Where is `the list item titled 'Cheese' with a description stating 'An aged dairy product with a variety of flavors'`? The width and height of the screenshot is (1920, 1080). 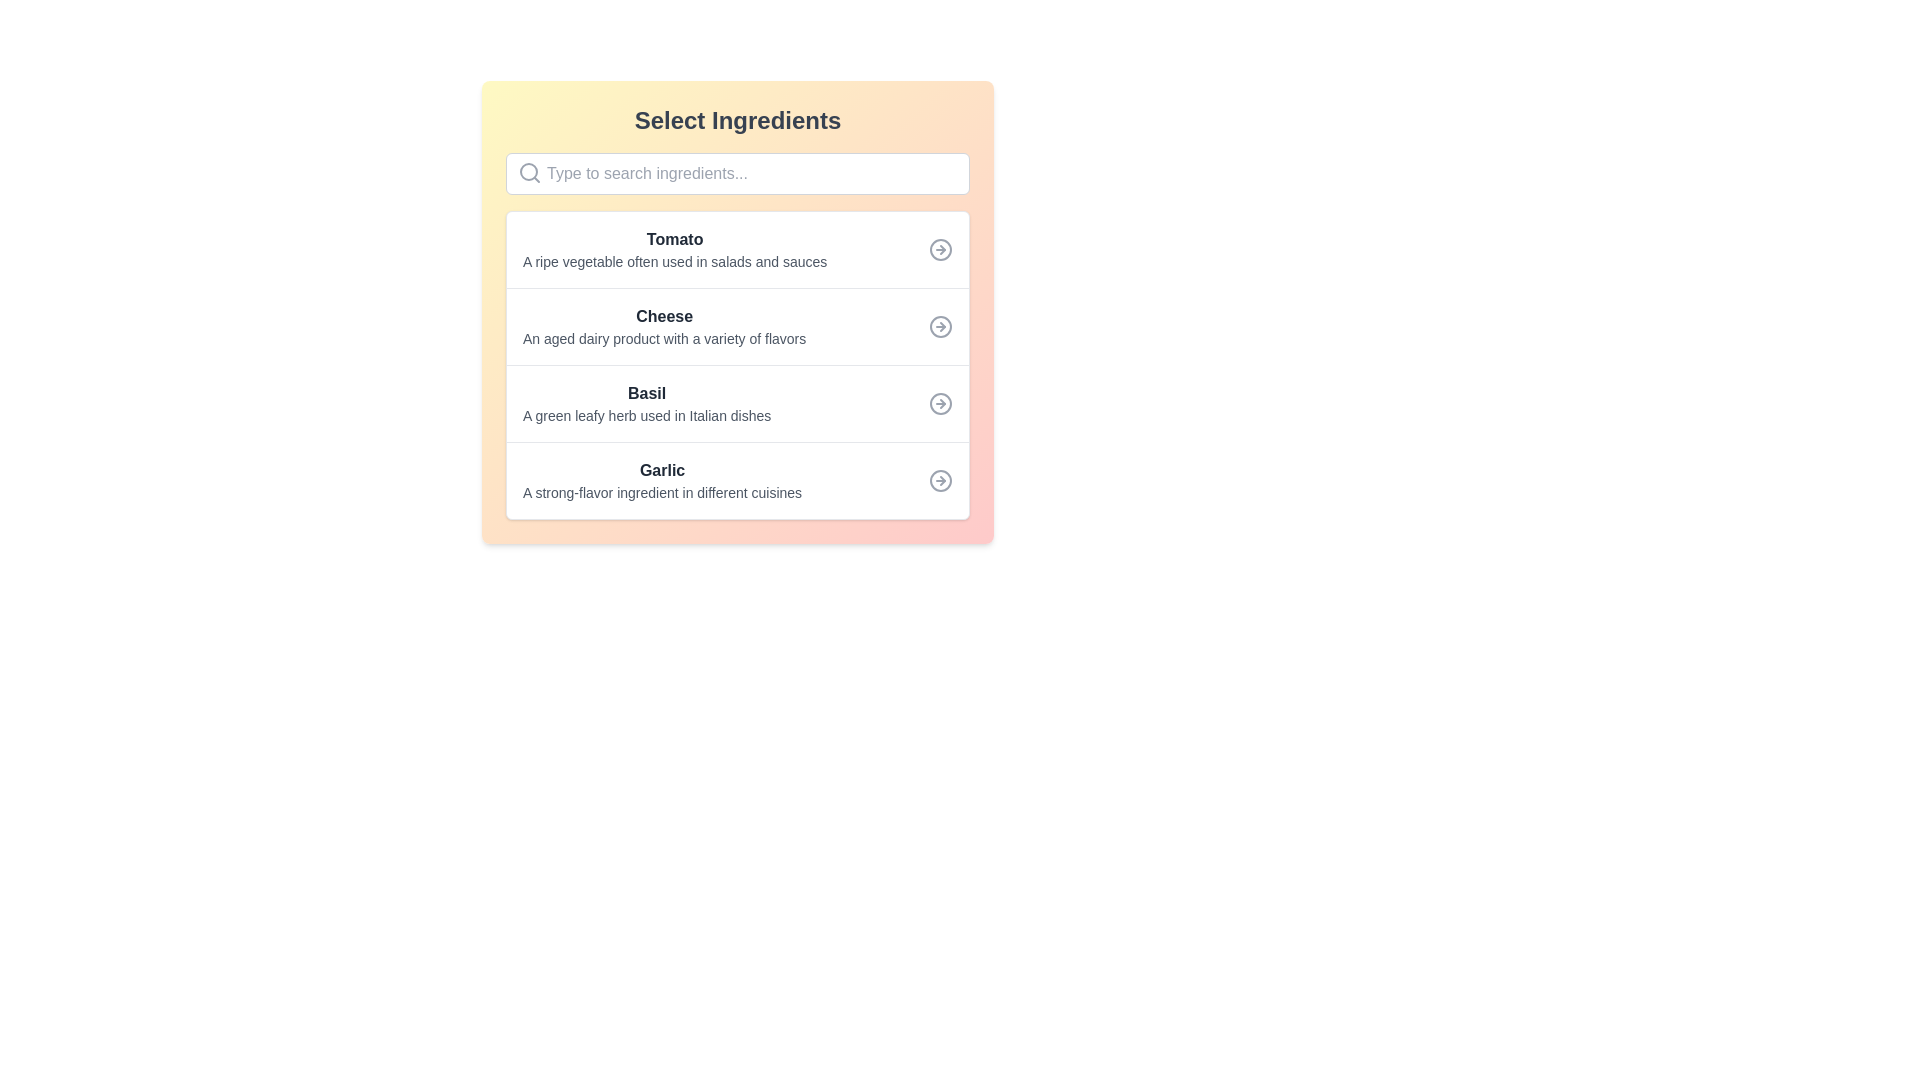
the list item titled 'Cheese' with a description stating 'An aged dairy product with a variety of flavors' is located at coordinates (737, 312).